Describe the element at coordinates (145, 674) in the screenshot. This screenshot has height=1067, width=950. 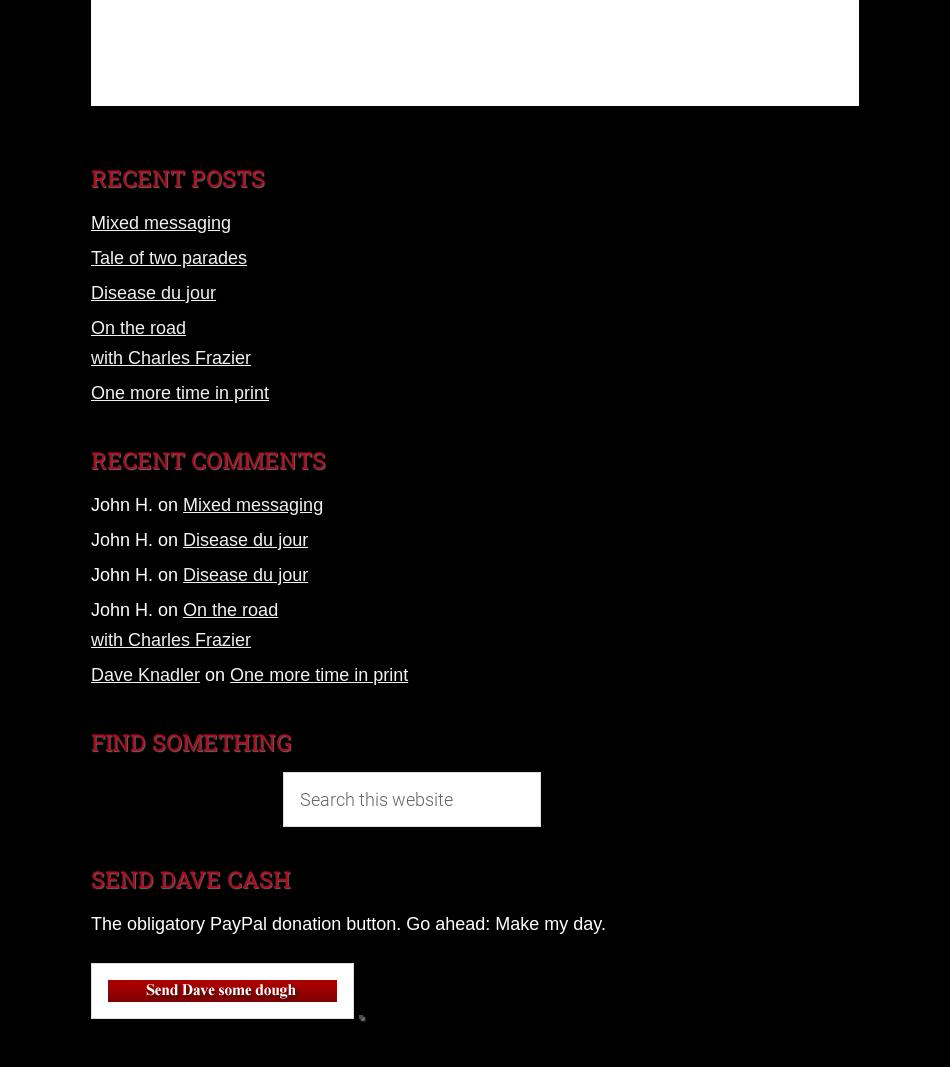
I see `'Dave Knadler'` at that location.